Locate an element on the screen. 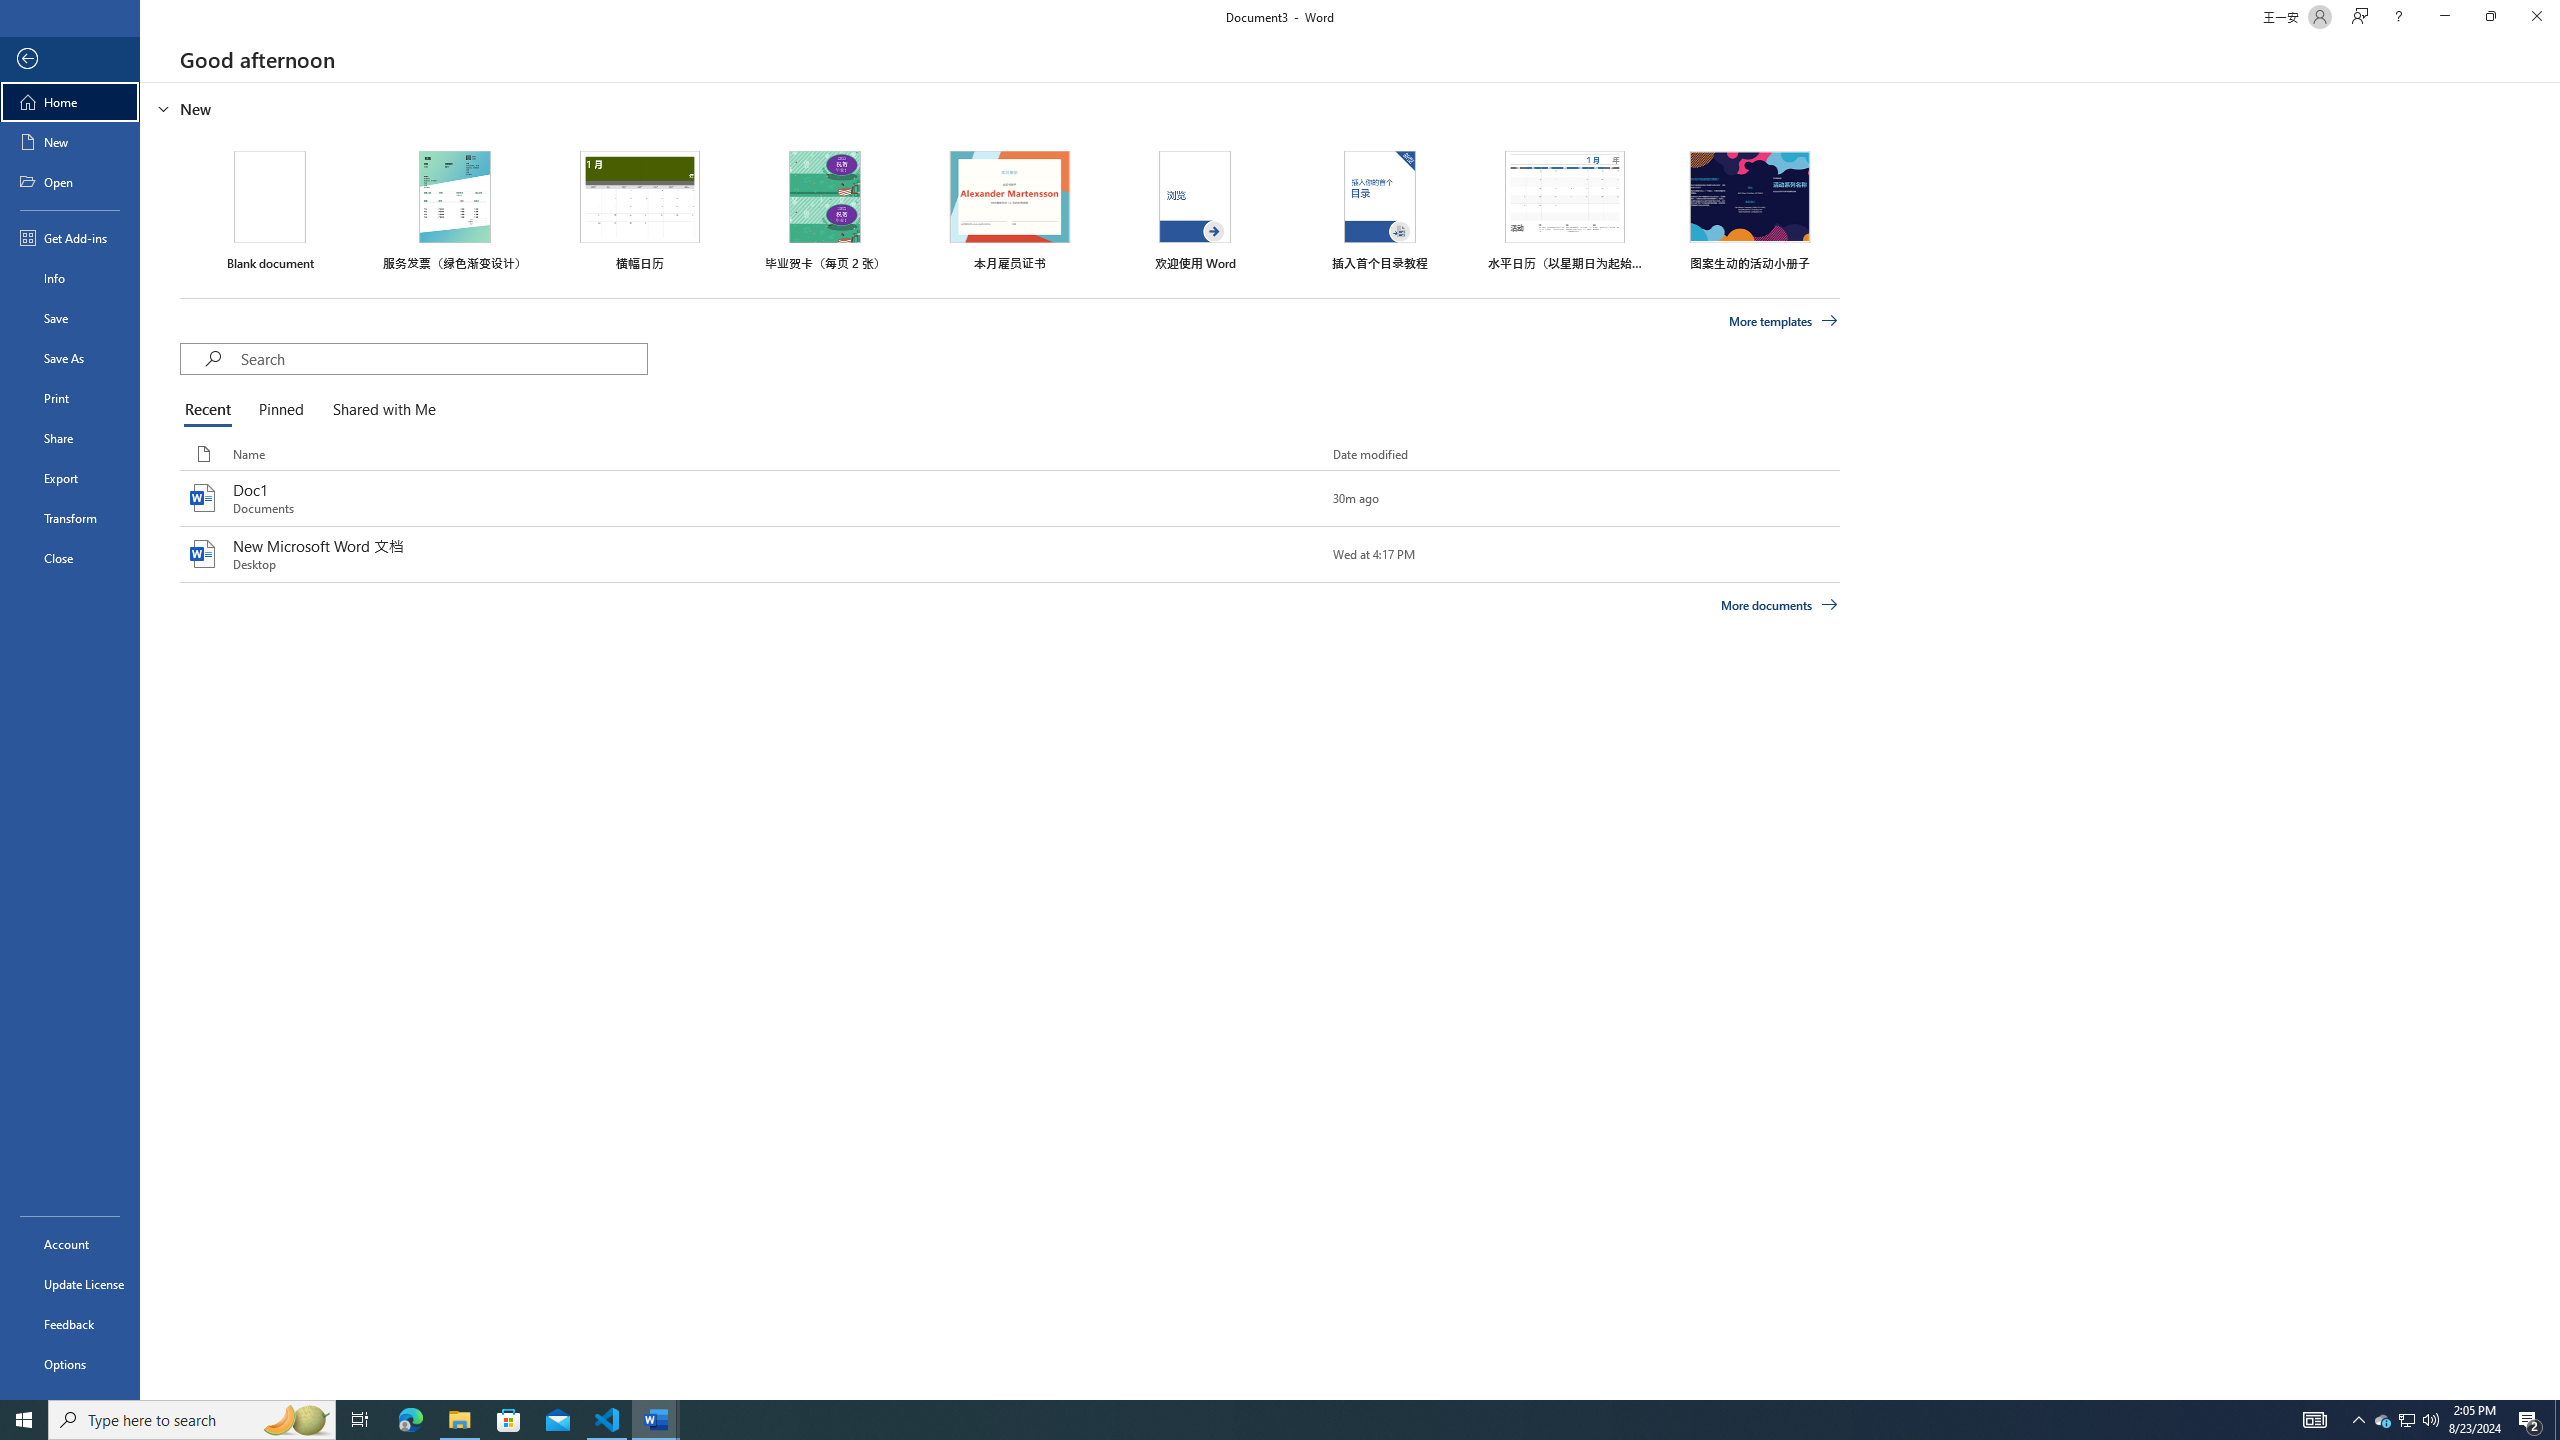 The image size is (2560, 1440). 'Pin this item to the list' is located at coordinates (1300, 552).